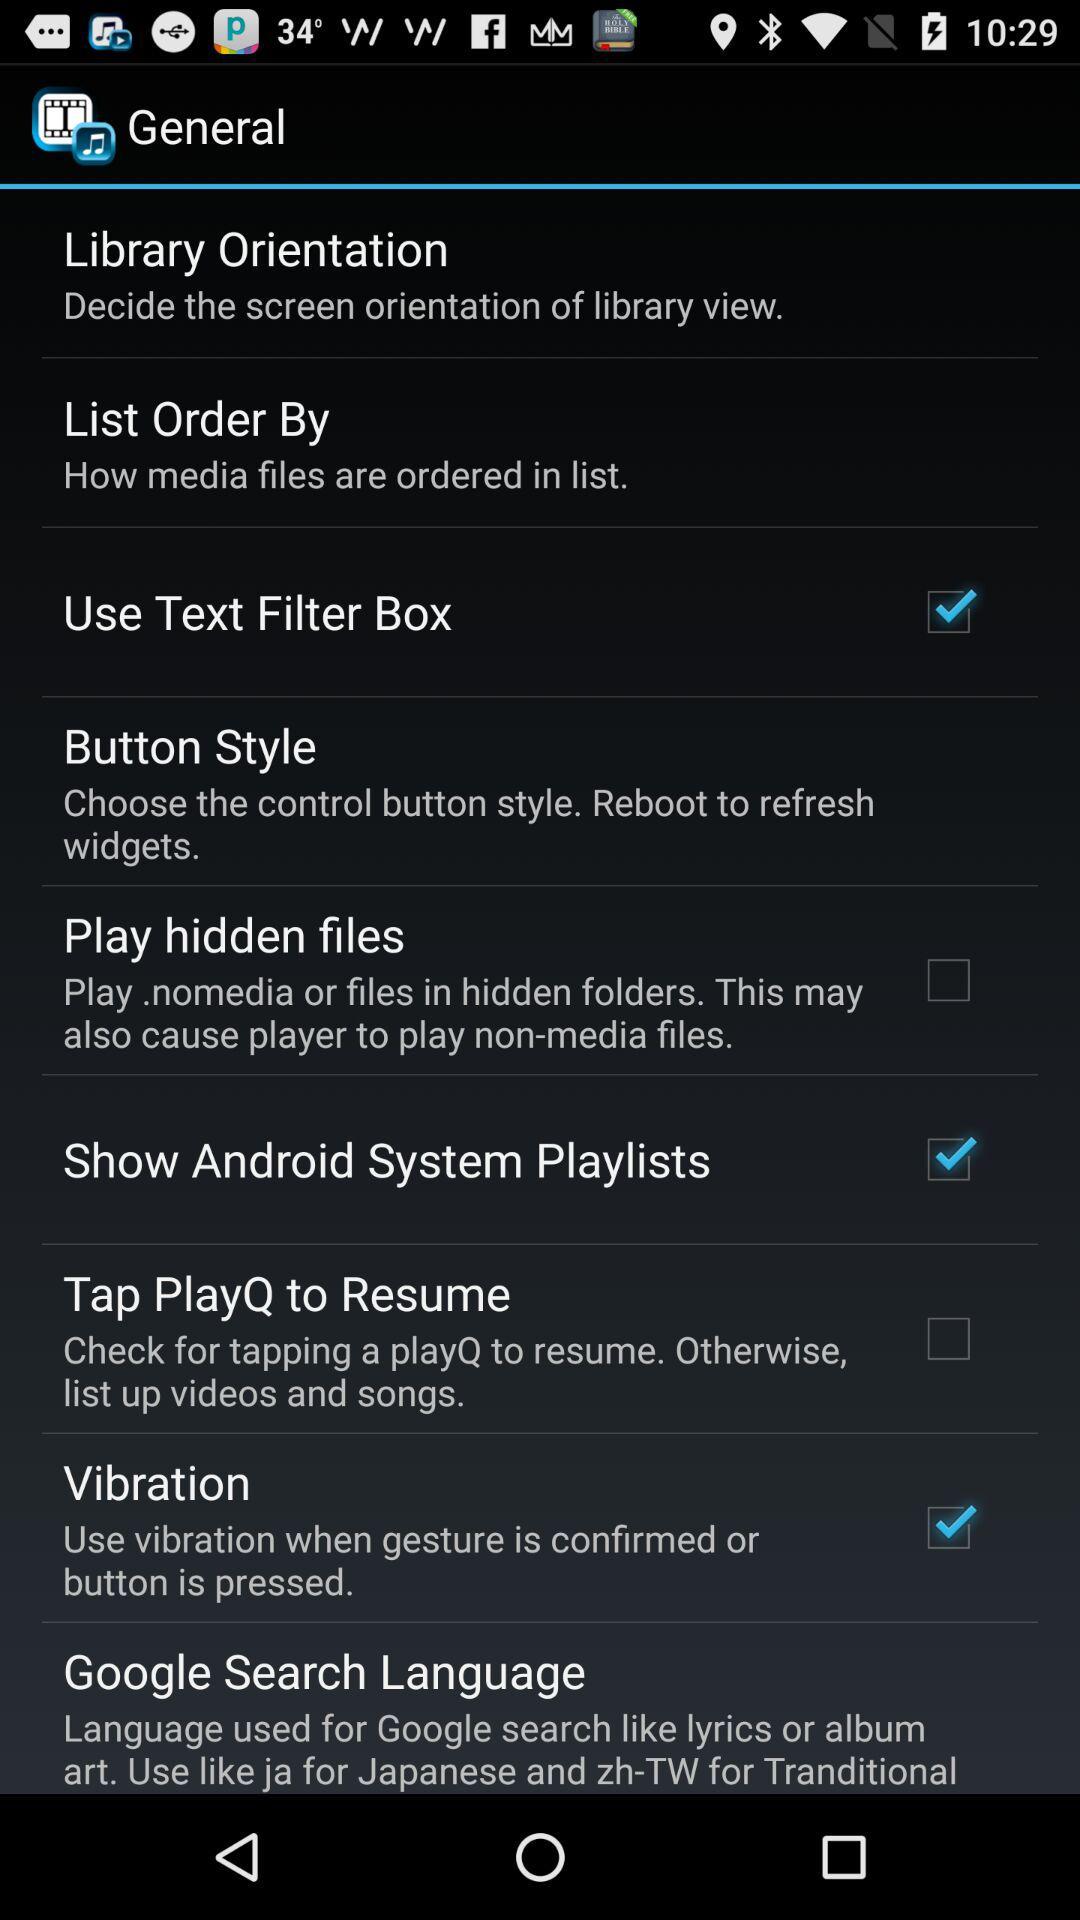 The height and width of the screenshot is (1920, 1080). I want to click on the check for tapping app, so click(463, 1369).